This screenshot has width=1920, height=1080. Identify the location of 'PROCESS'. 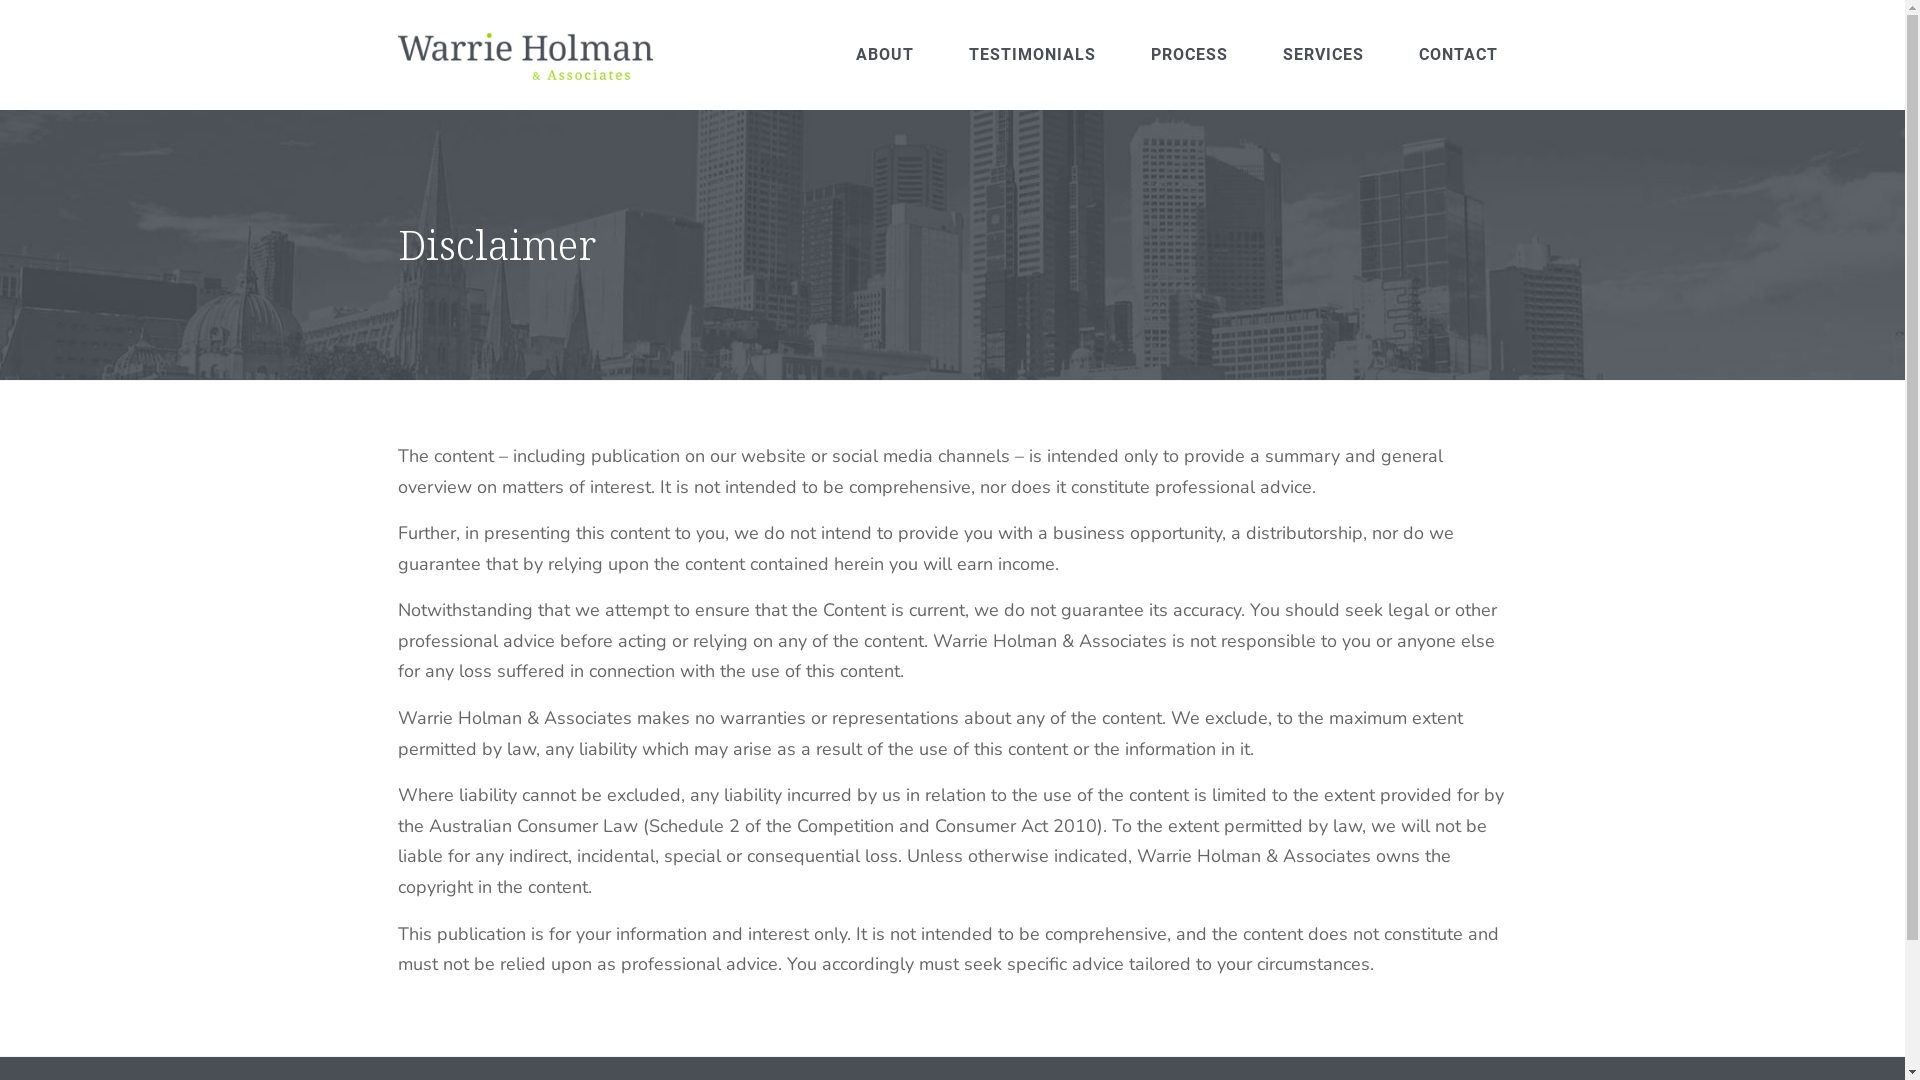
(1189, 53).